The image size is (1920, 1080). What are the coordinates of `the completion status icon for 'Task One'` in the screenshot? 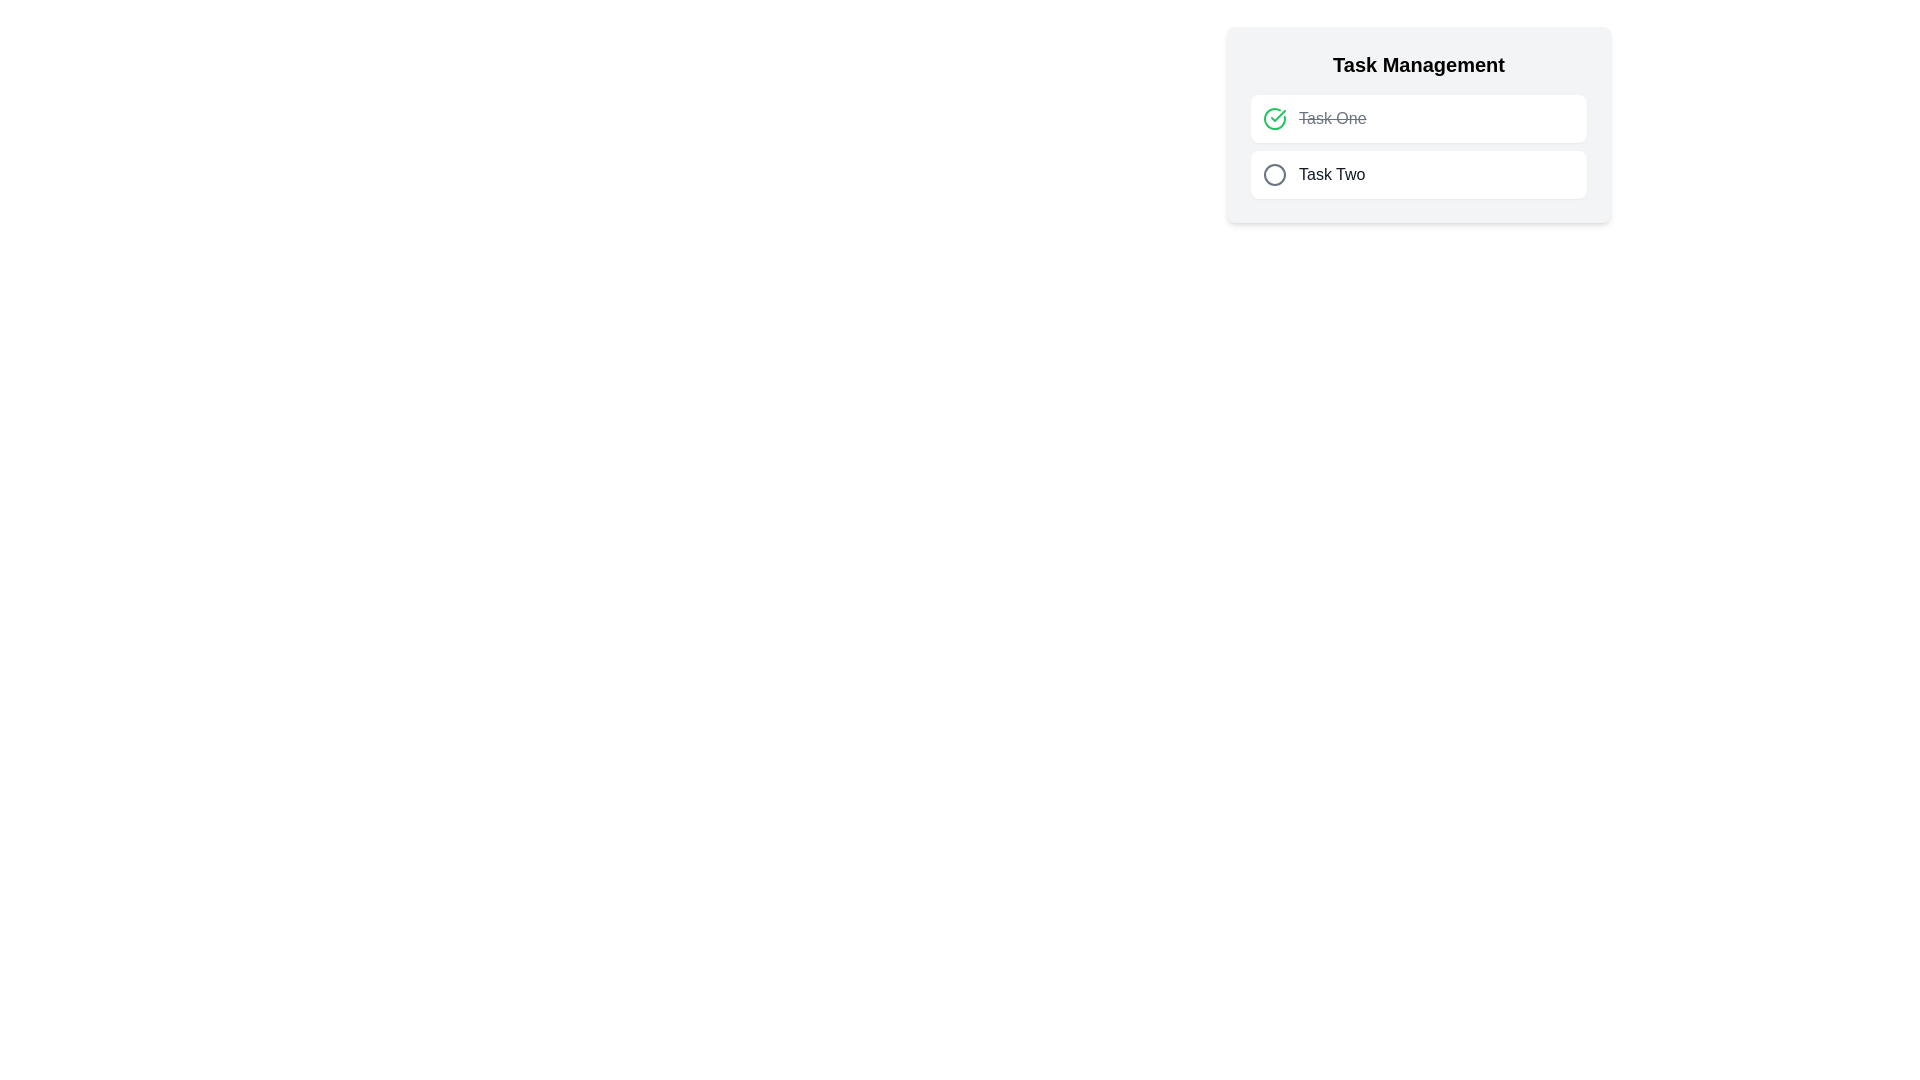 It's located at (1274, 119).